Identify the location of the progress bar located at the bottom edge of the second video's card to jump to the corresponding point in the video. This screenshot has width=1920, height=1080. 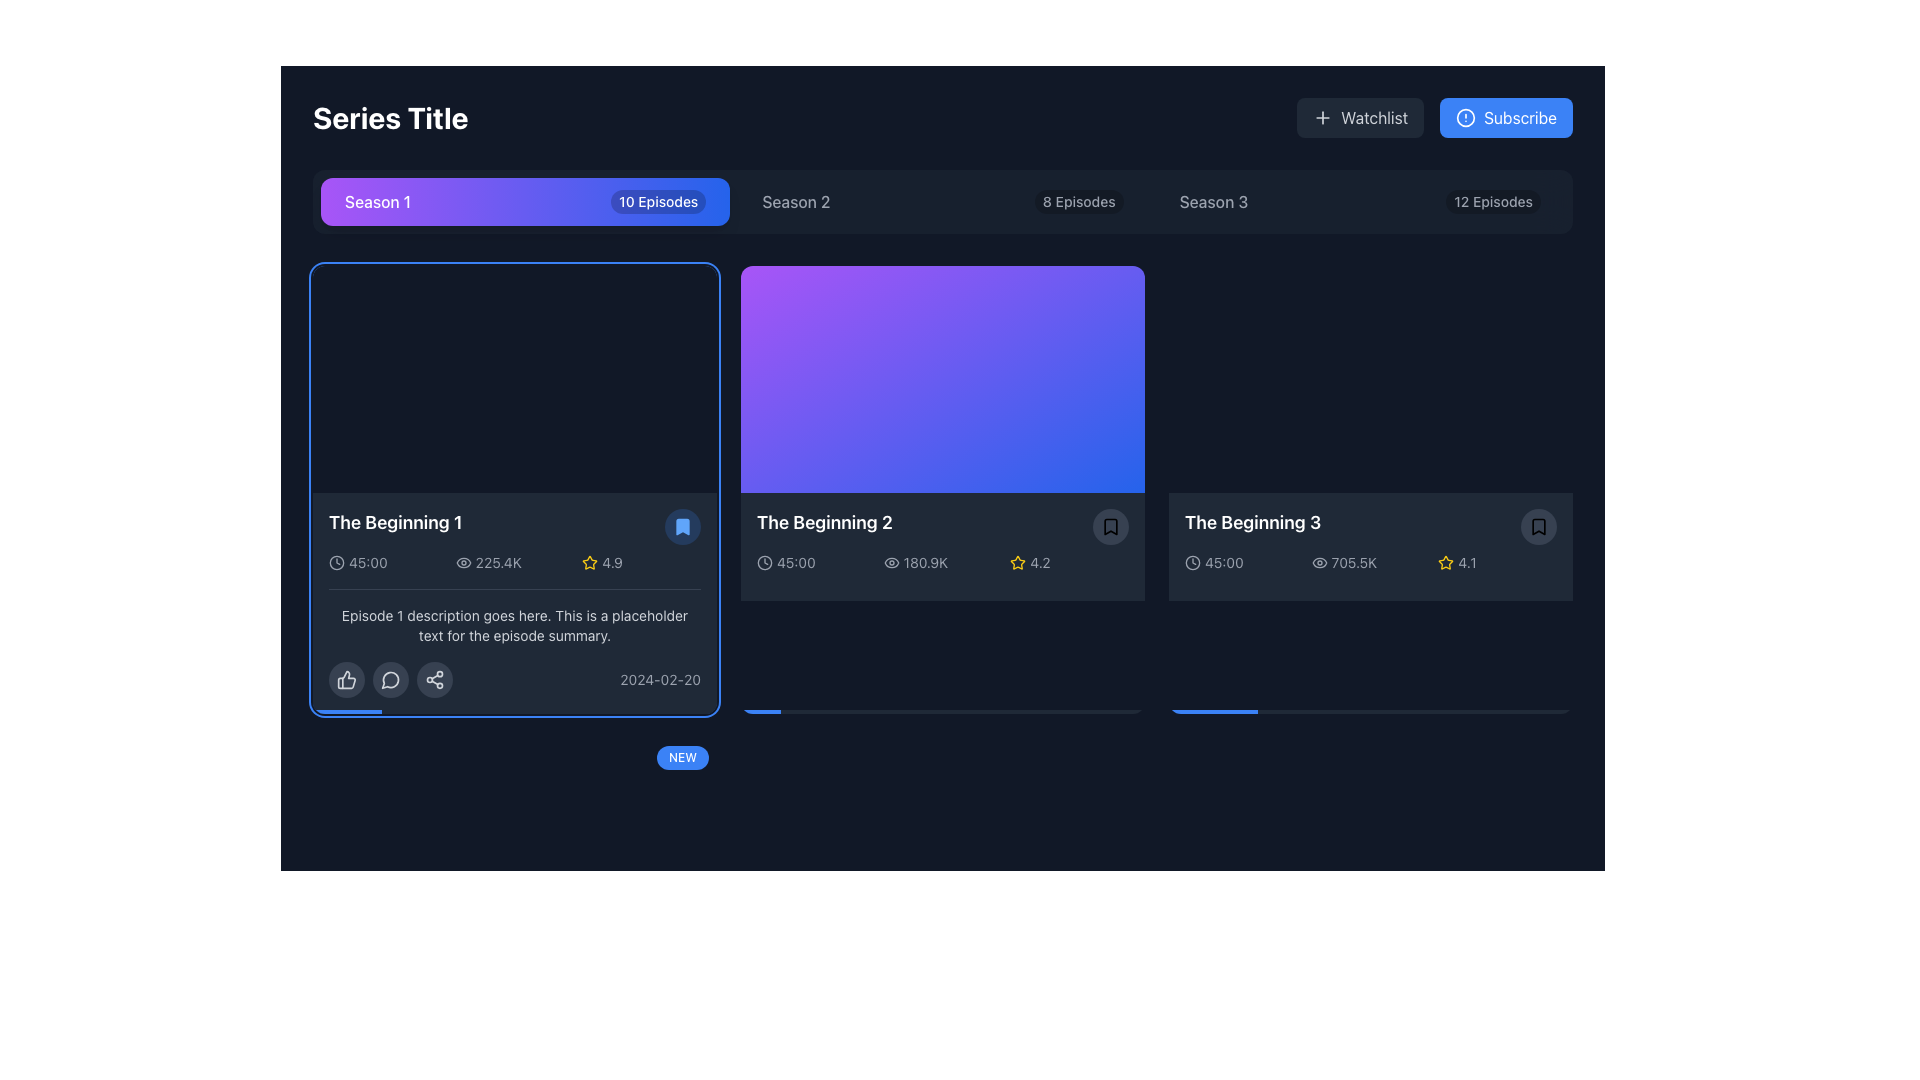
(941, 711).